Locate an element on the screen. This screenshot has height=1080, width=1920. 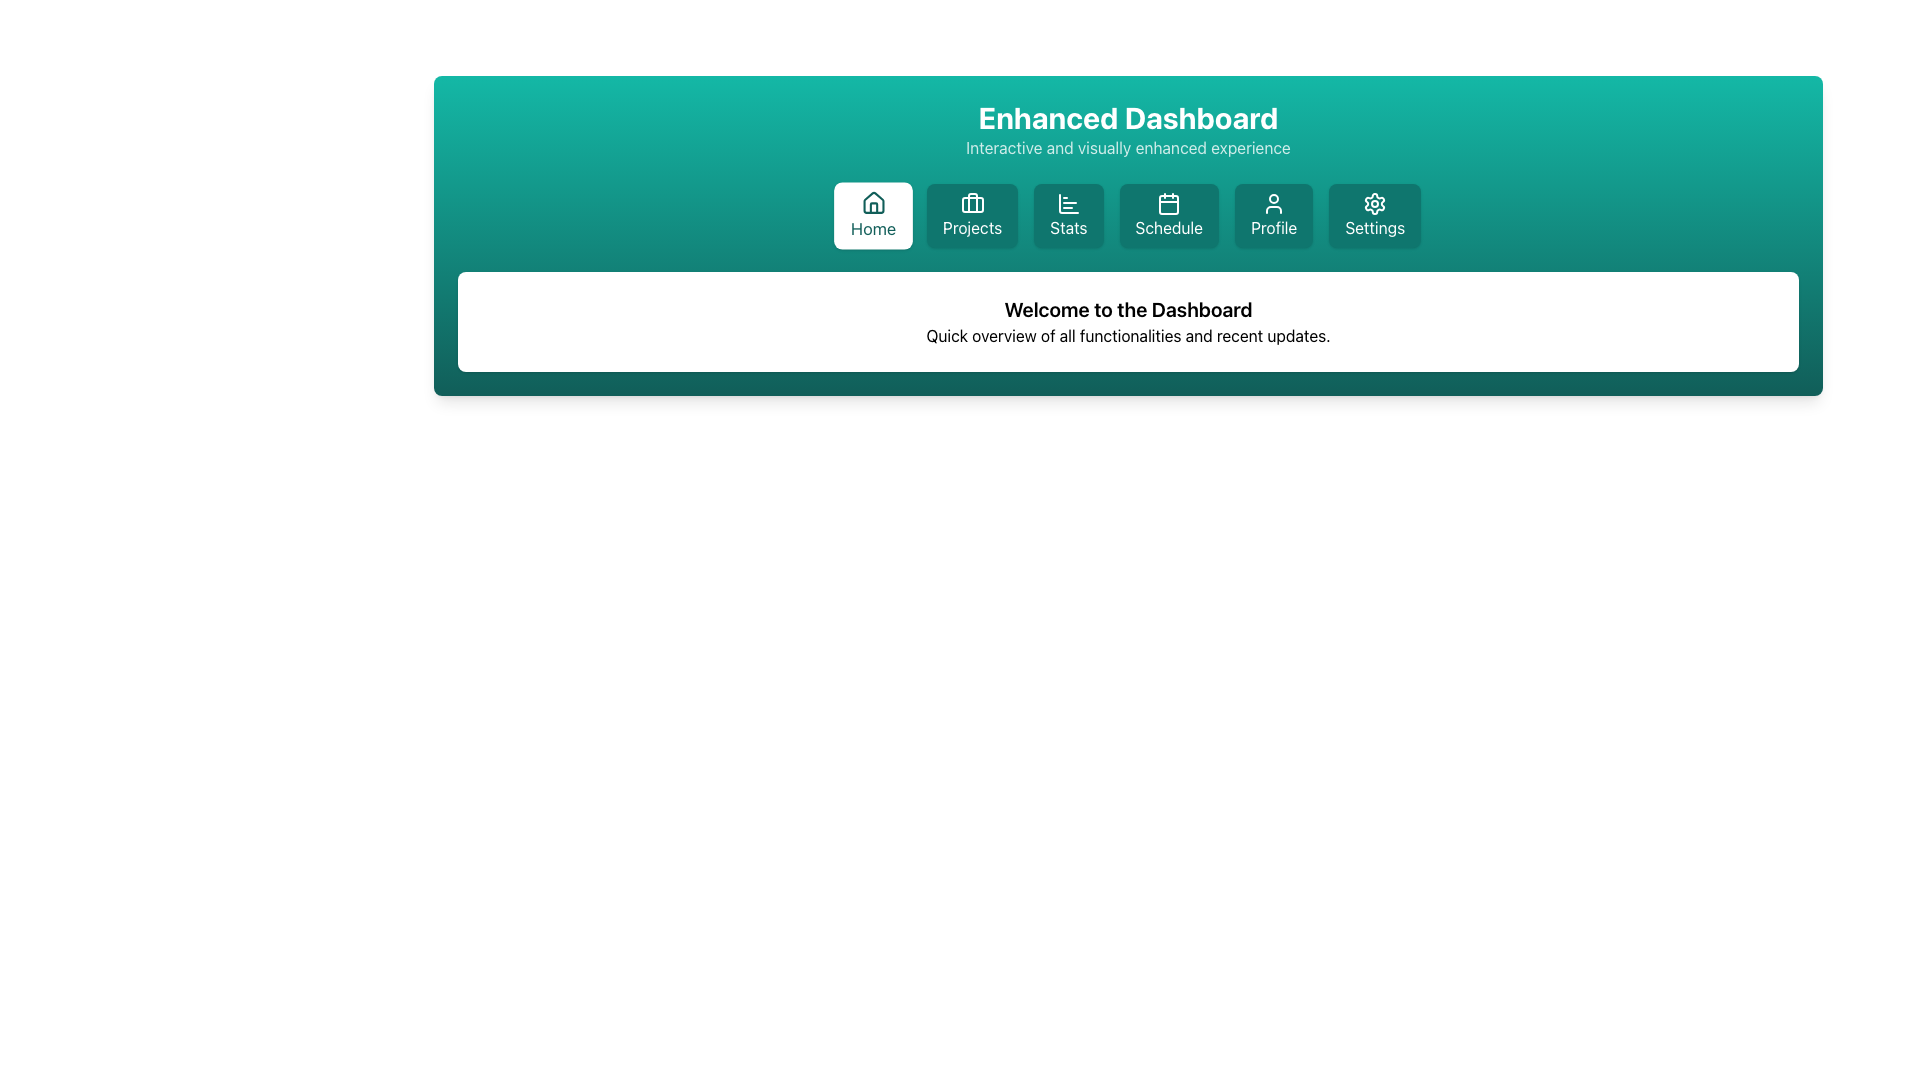
the 'Profile' button with a teal background and white text located in the navigation bar, fifth from the left is located at coordinates (1273, 216).